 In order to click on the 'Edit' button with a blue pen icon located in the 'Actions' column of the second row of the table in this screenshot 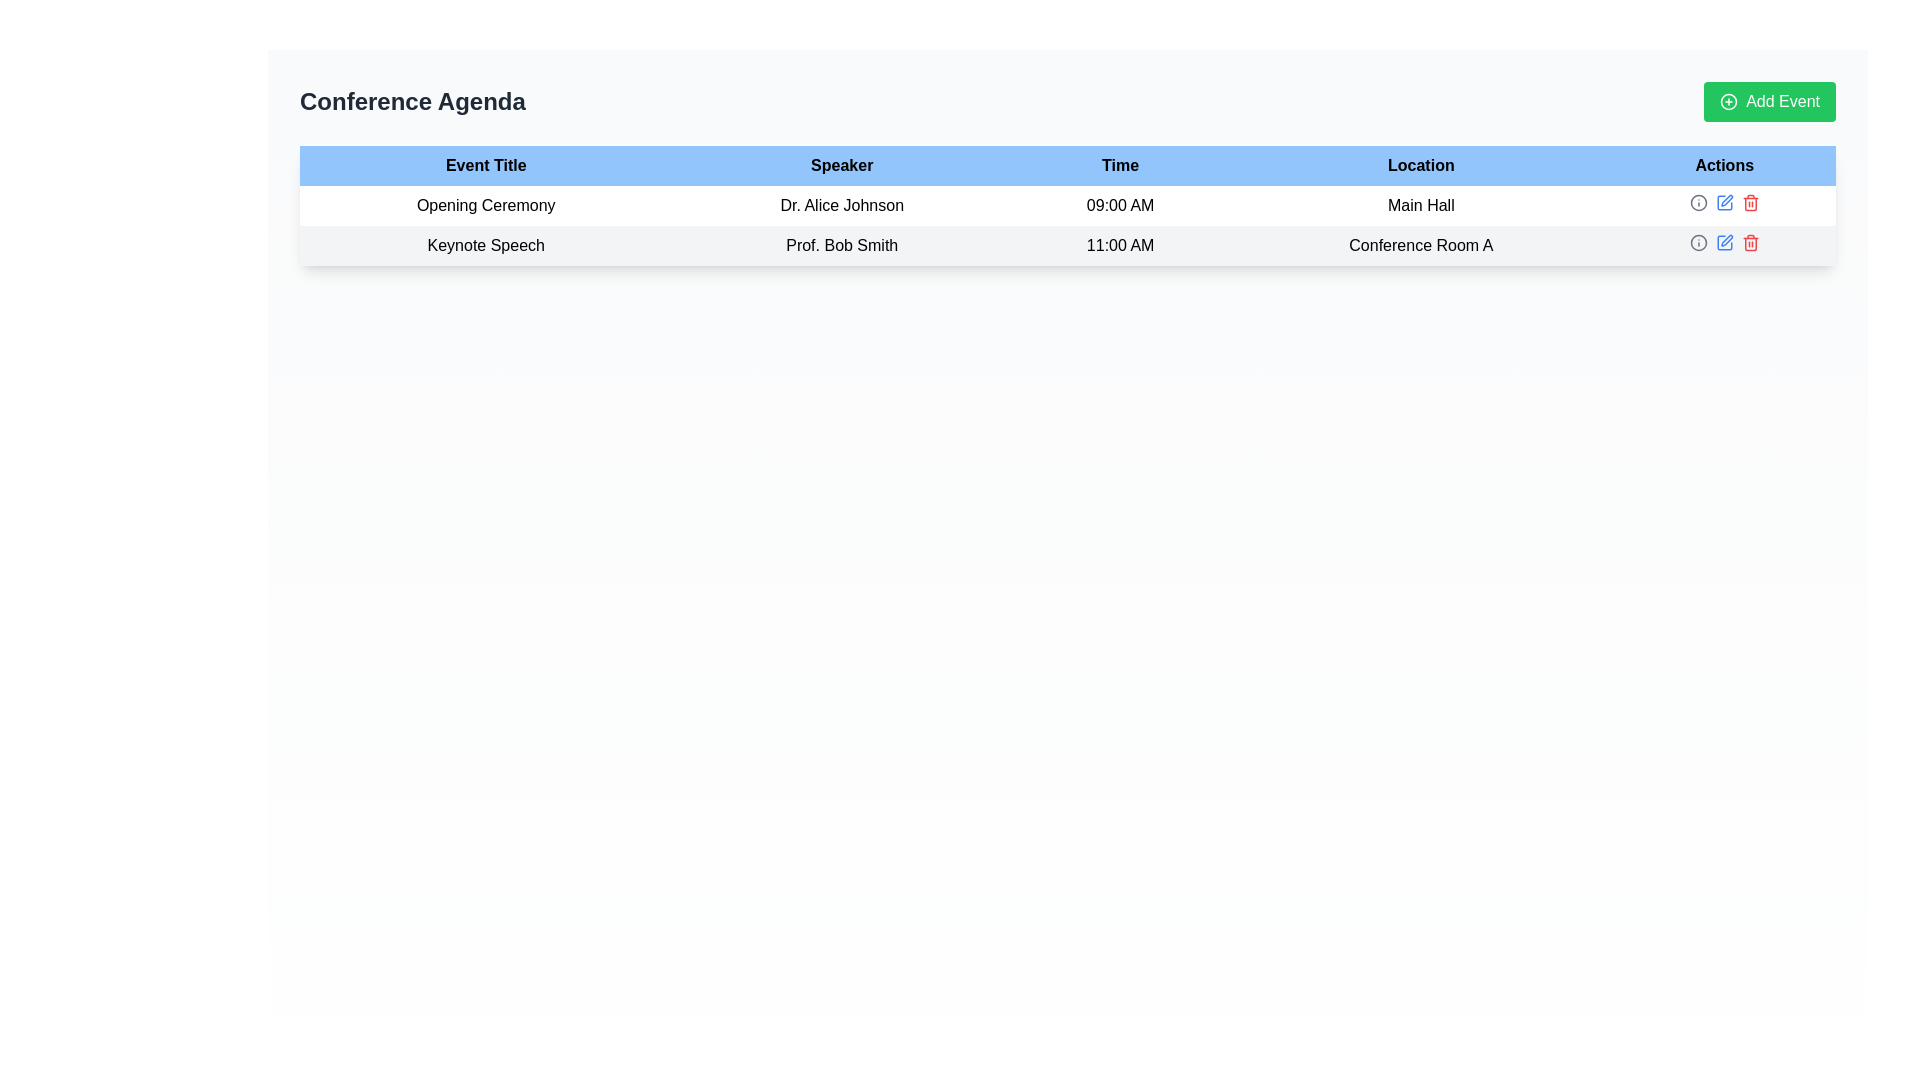, I will do `click(1723, 242)`.